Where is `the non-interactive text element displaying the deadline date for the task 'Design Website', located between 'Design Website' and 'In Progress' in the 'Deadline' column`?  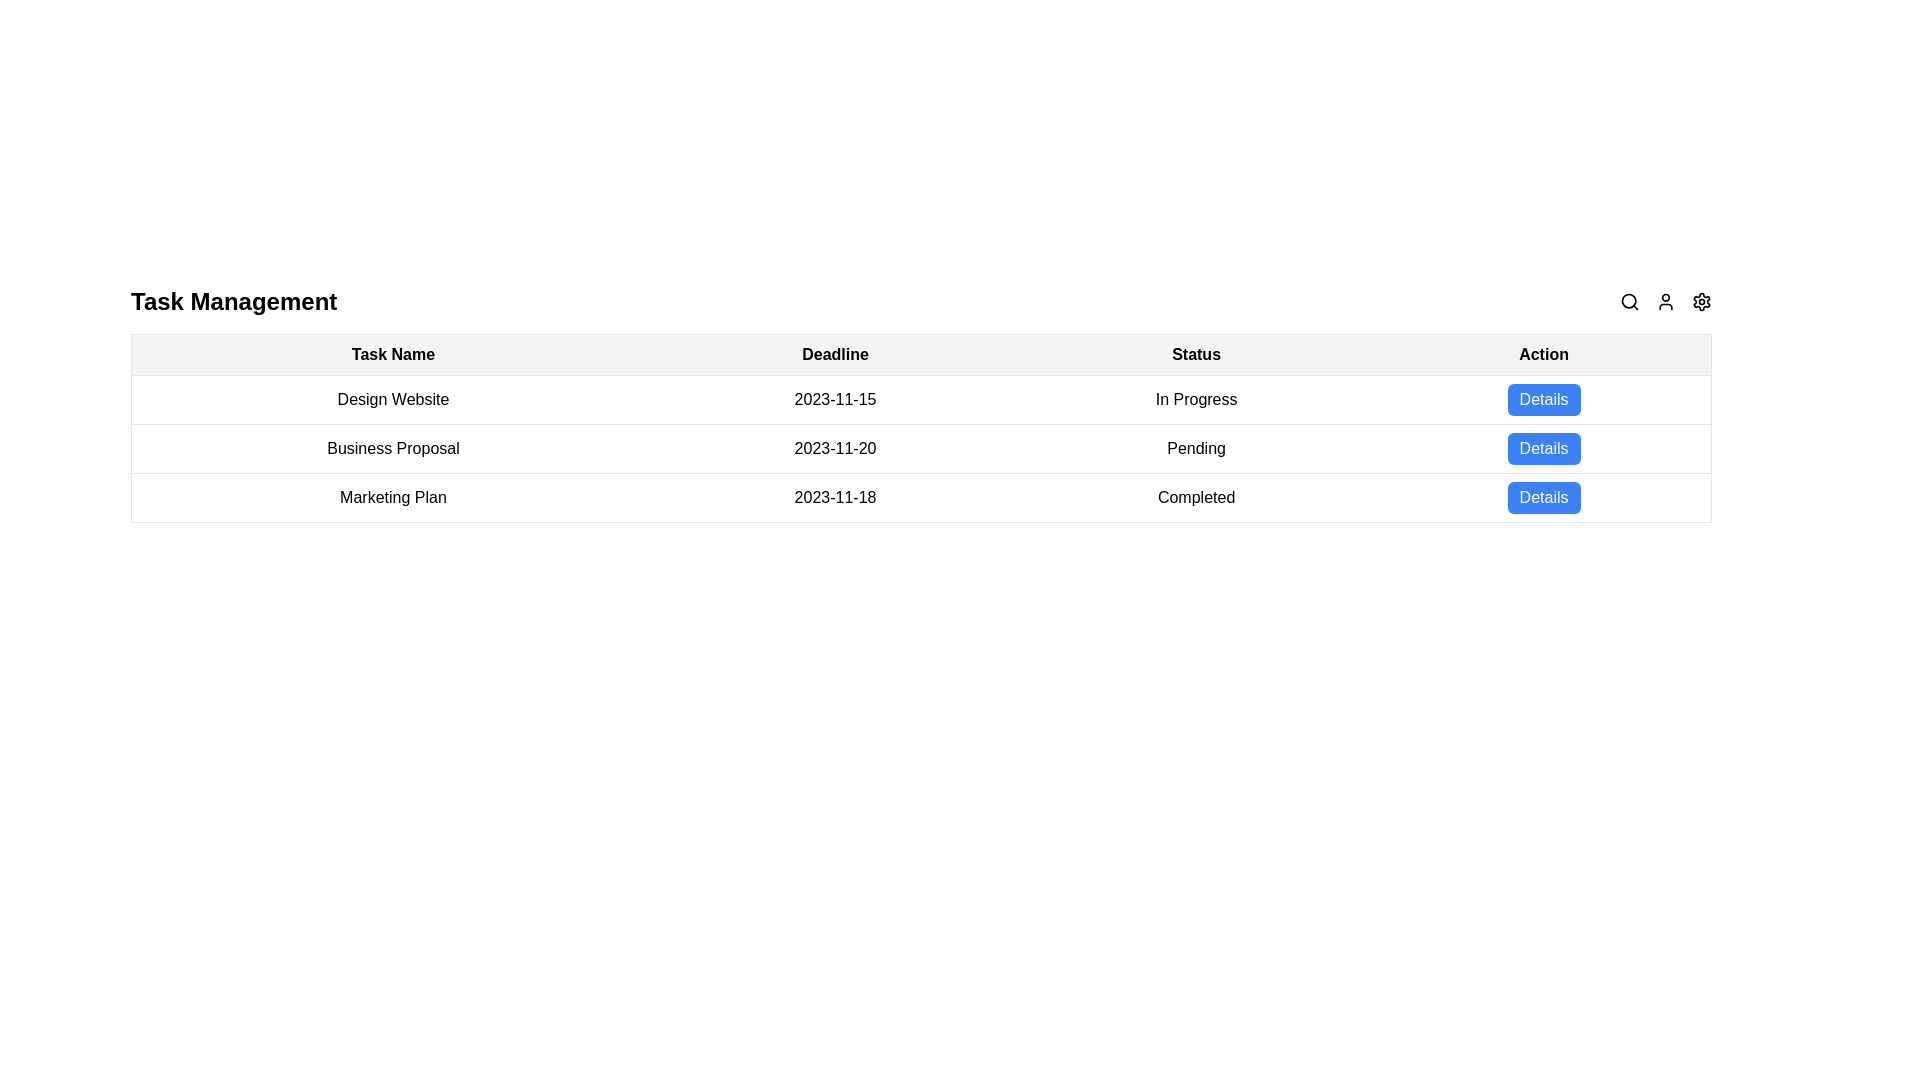
the non-interactive text element displaying the deadline date for the task 'Design Website', located between 'Design Website' and 'In Progress' in the 'Deadline' column is located at coordinates (835, 400).